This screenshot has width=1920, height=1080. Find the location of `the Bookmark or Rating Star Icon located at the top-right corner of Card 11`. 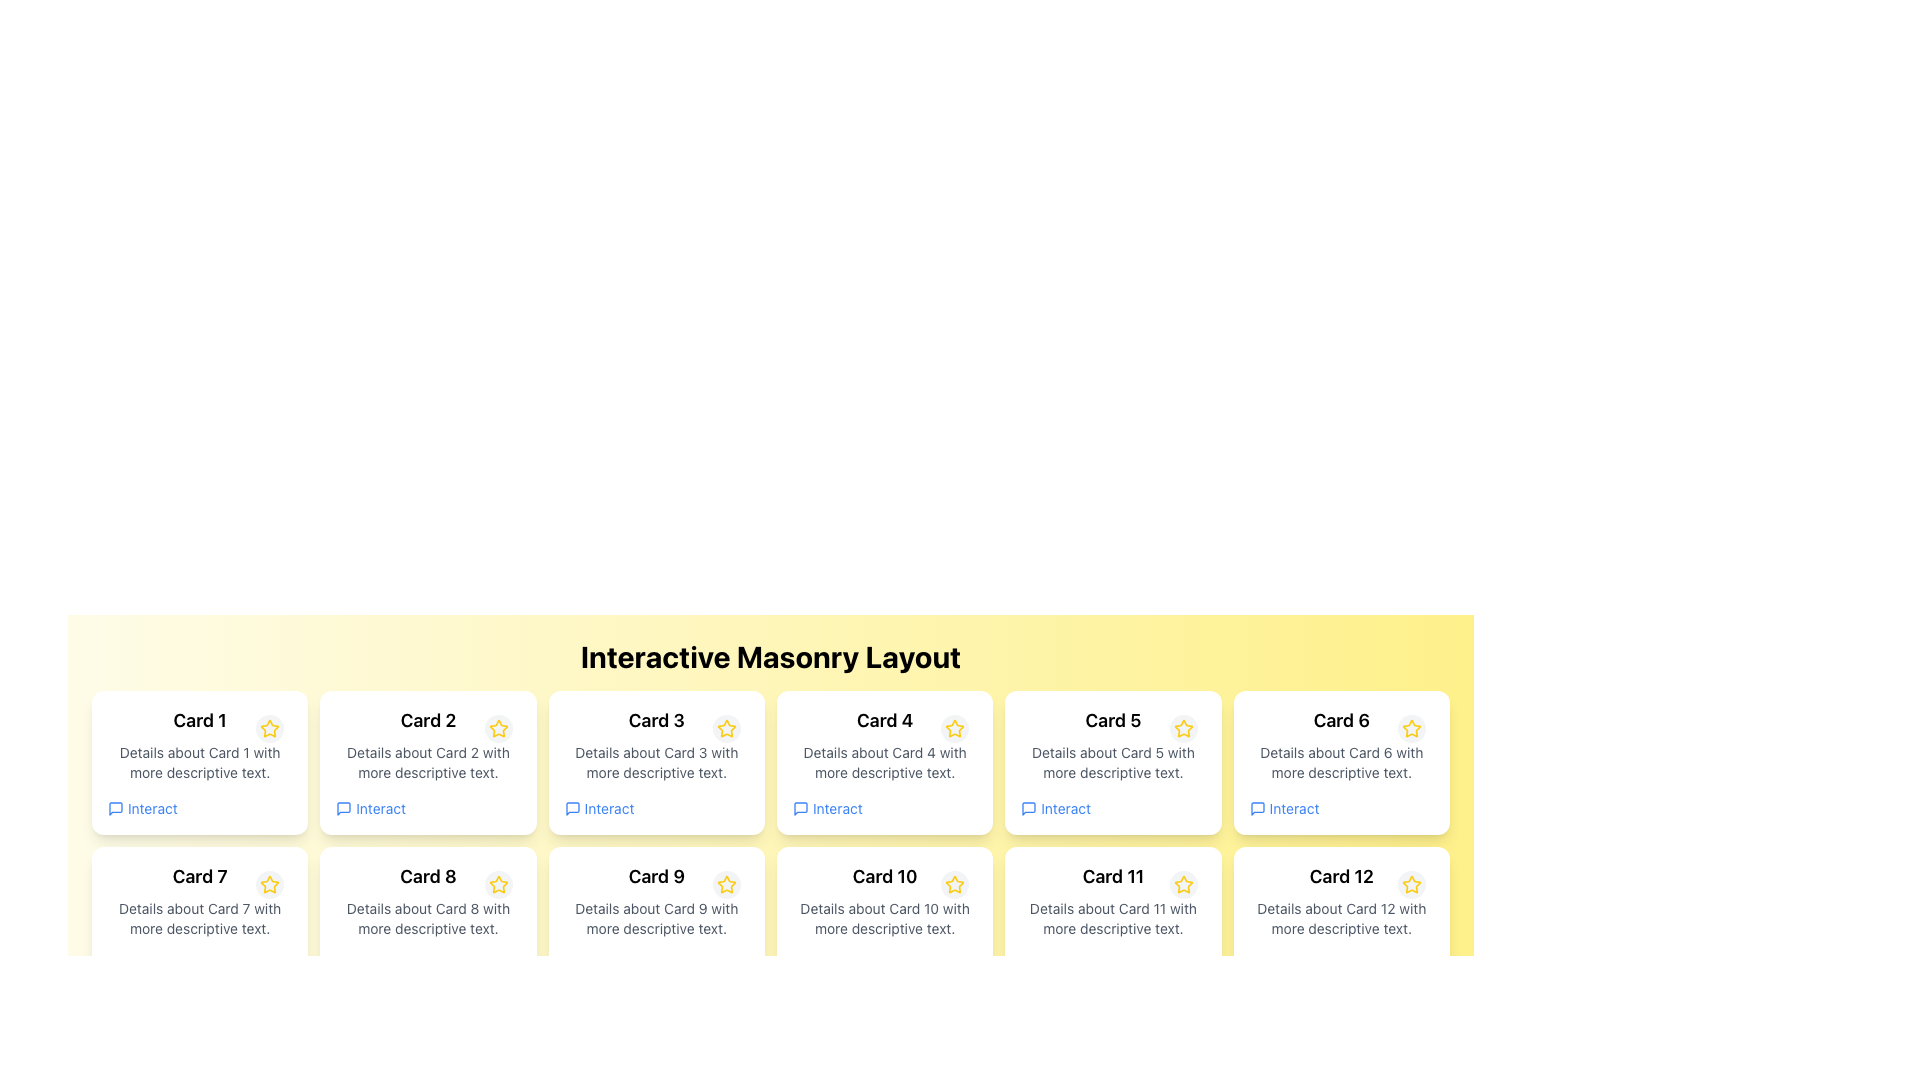

the Bookmark or Rating Star Icon located at the top-right corner of Card 11 is located at coordinates (1183, 885).